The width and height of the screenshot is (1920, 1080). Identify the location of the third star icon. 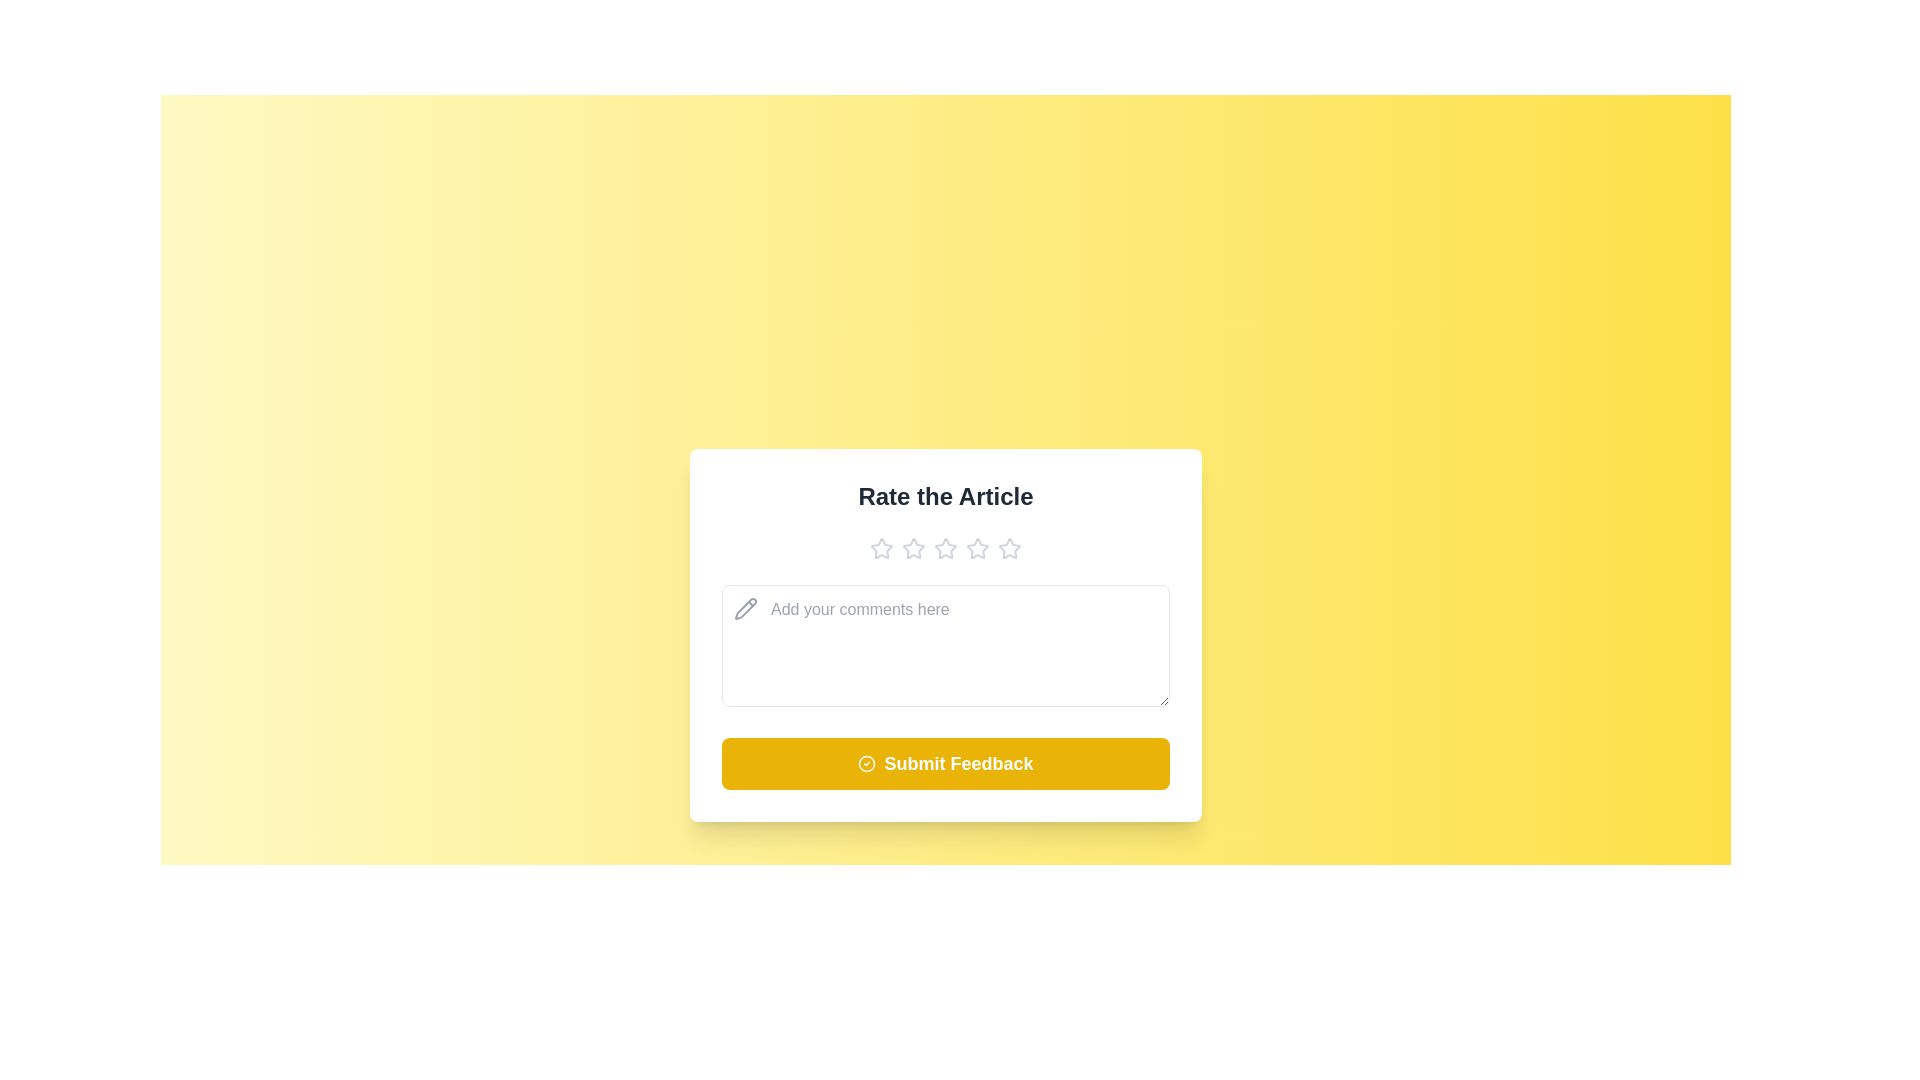
(944, 547).